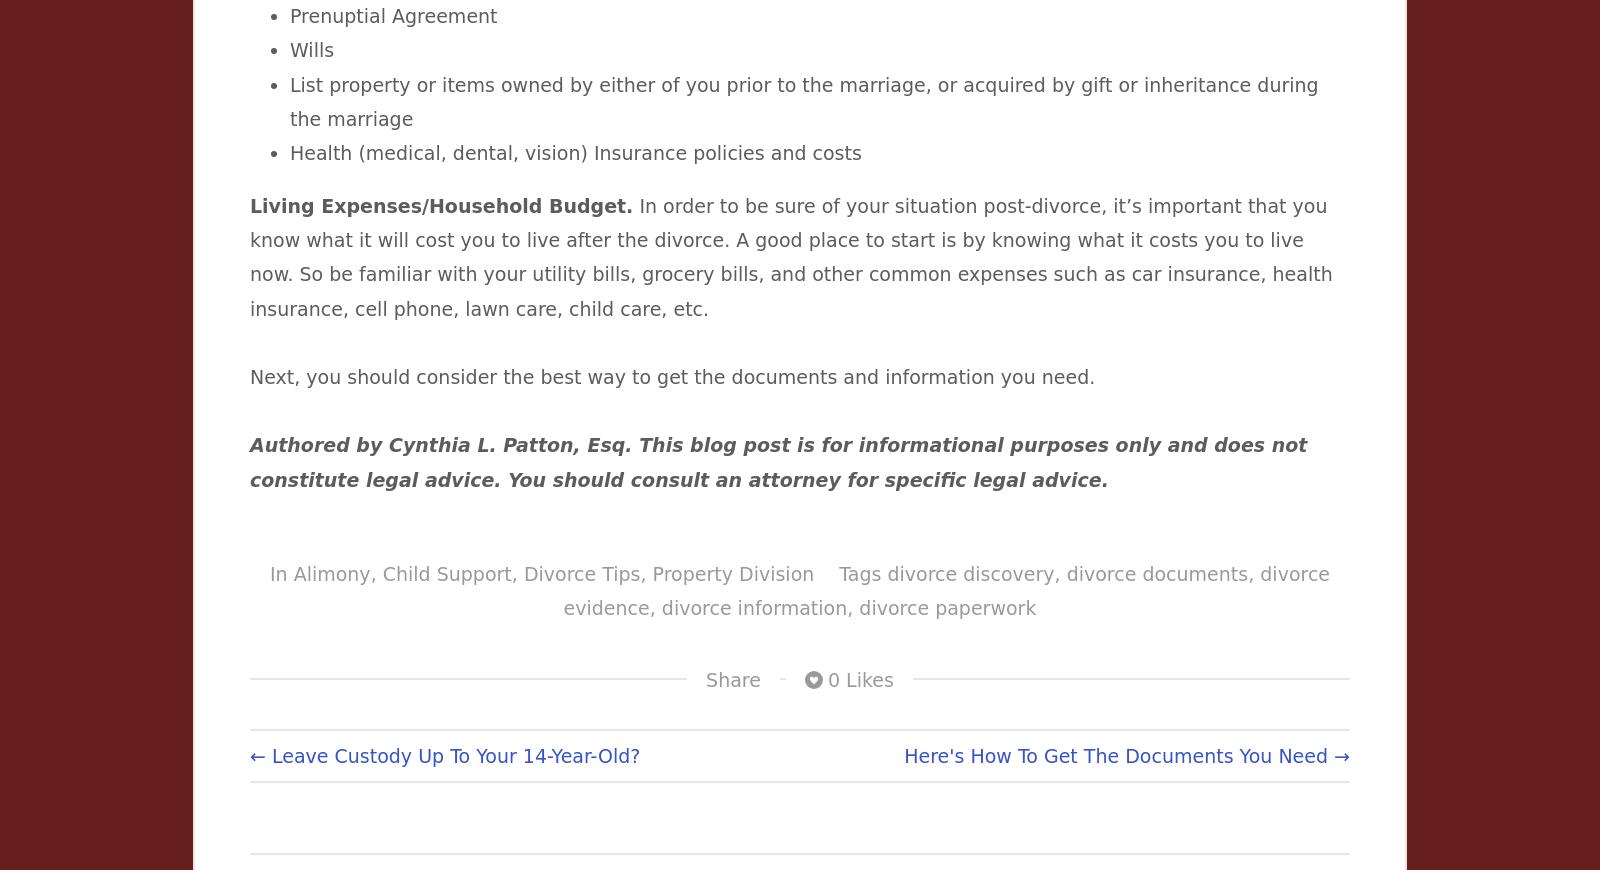  I want to click on 'Health (medical, dental, vision) Insurance policies and costs', so click(574, 150).